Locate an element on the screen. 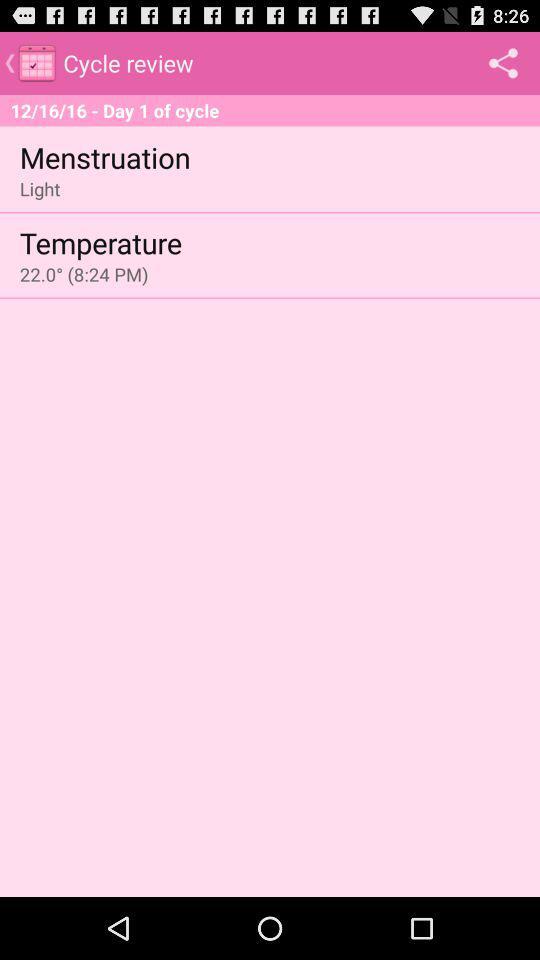 The width and height of the screenshot is (540, 960). item below temperature item is located at coordinates (83, 273).